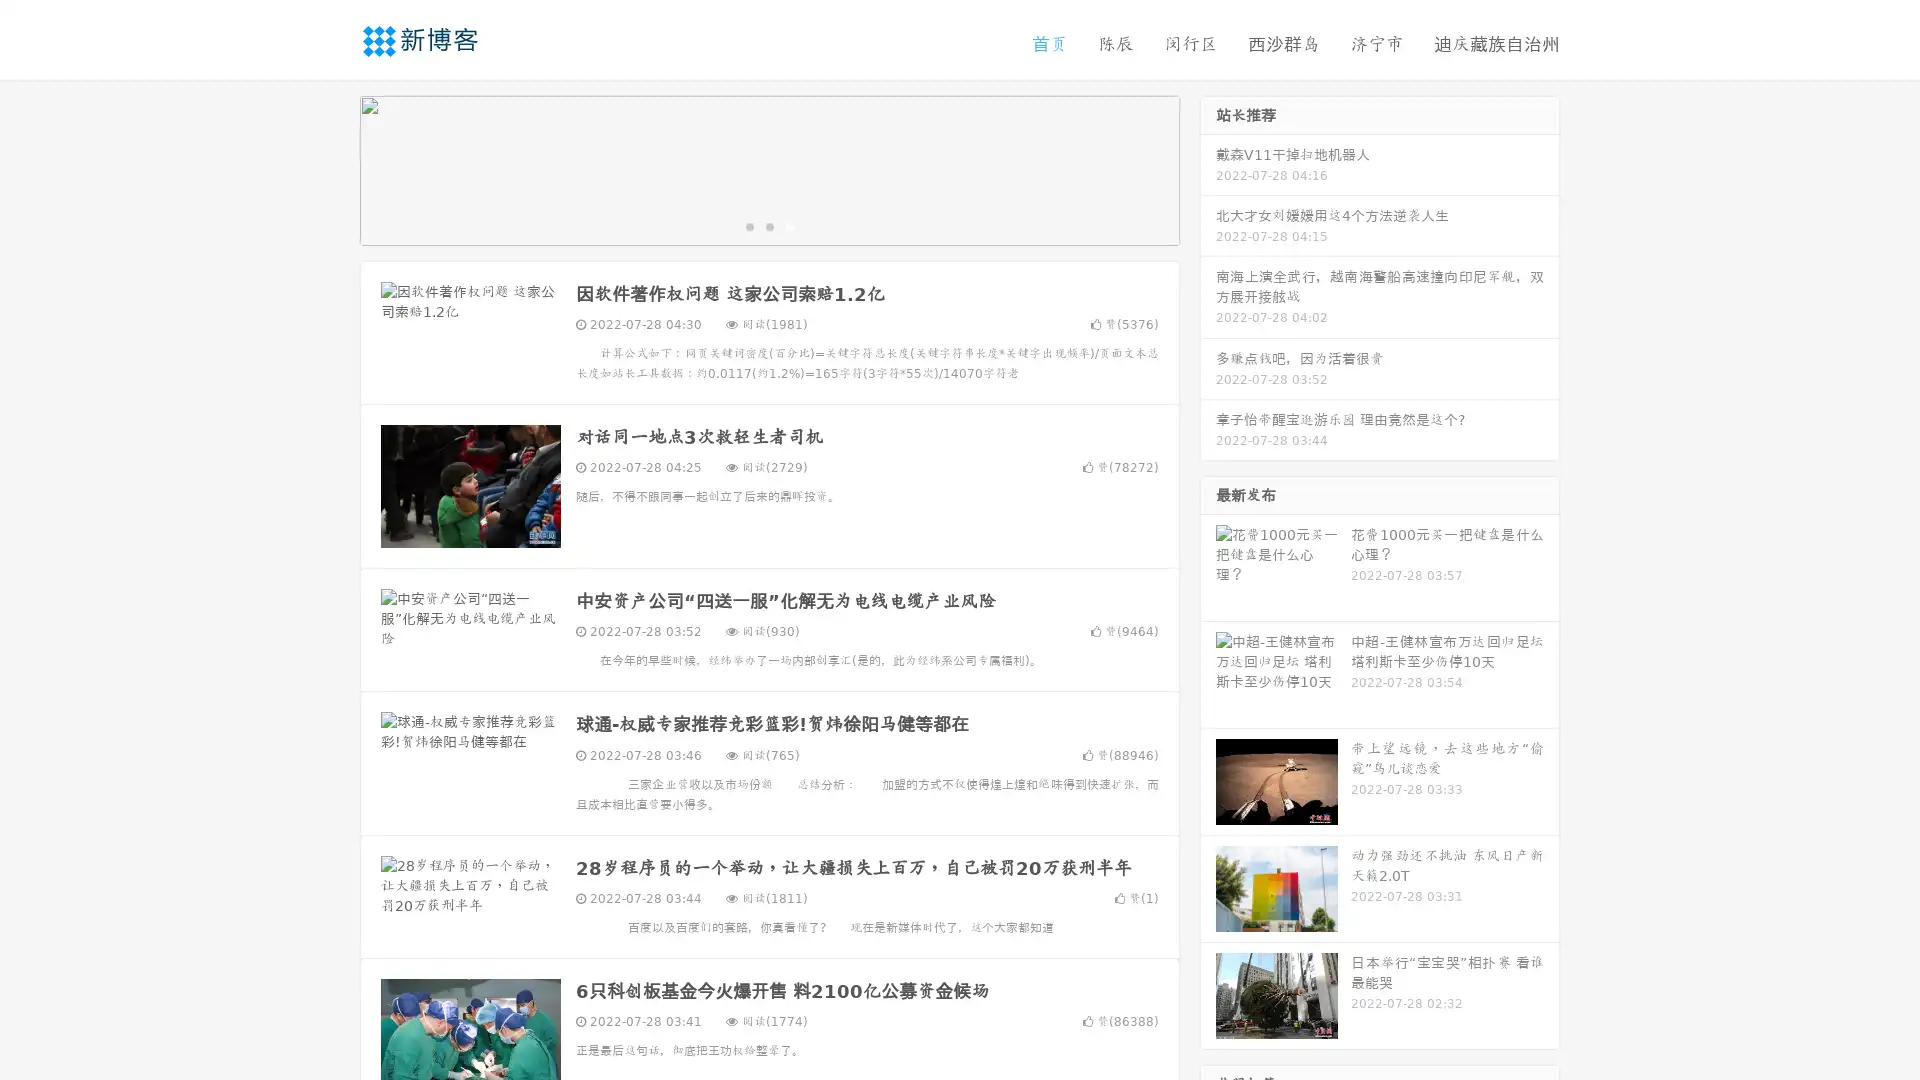  I want to click on Next slide, so click(1208, 168).